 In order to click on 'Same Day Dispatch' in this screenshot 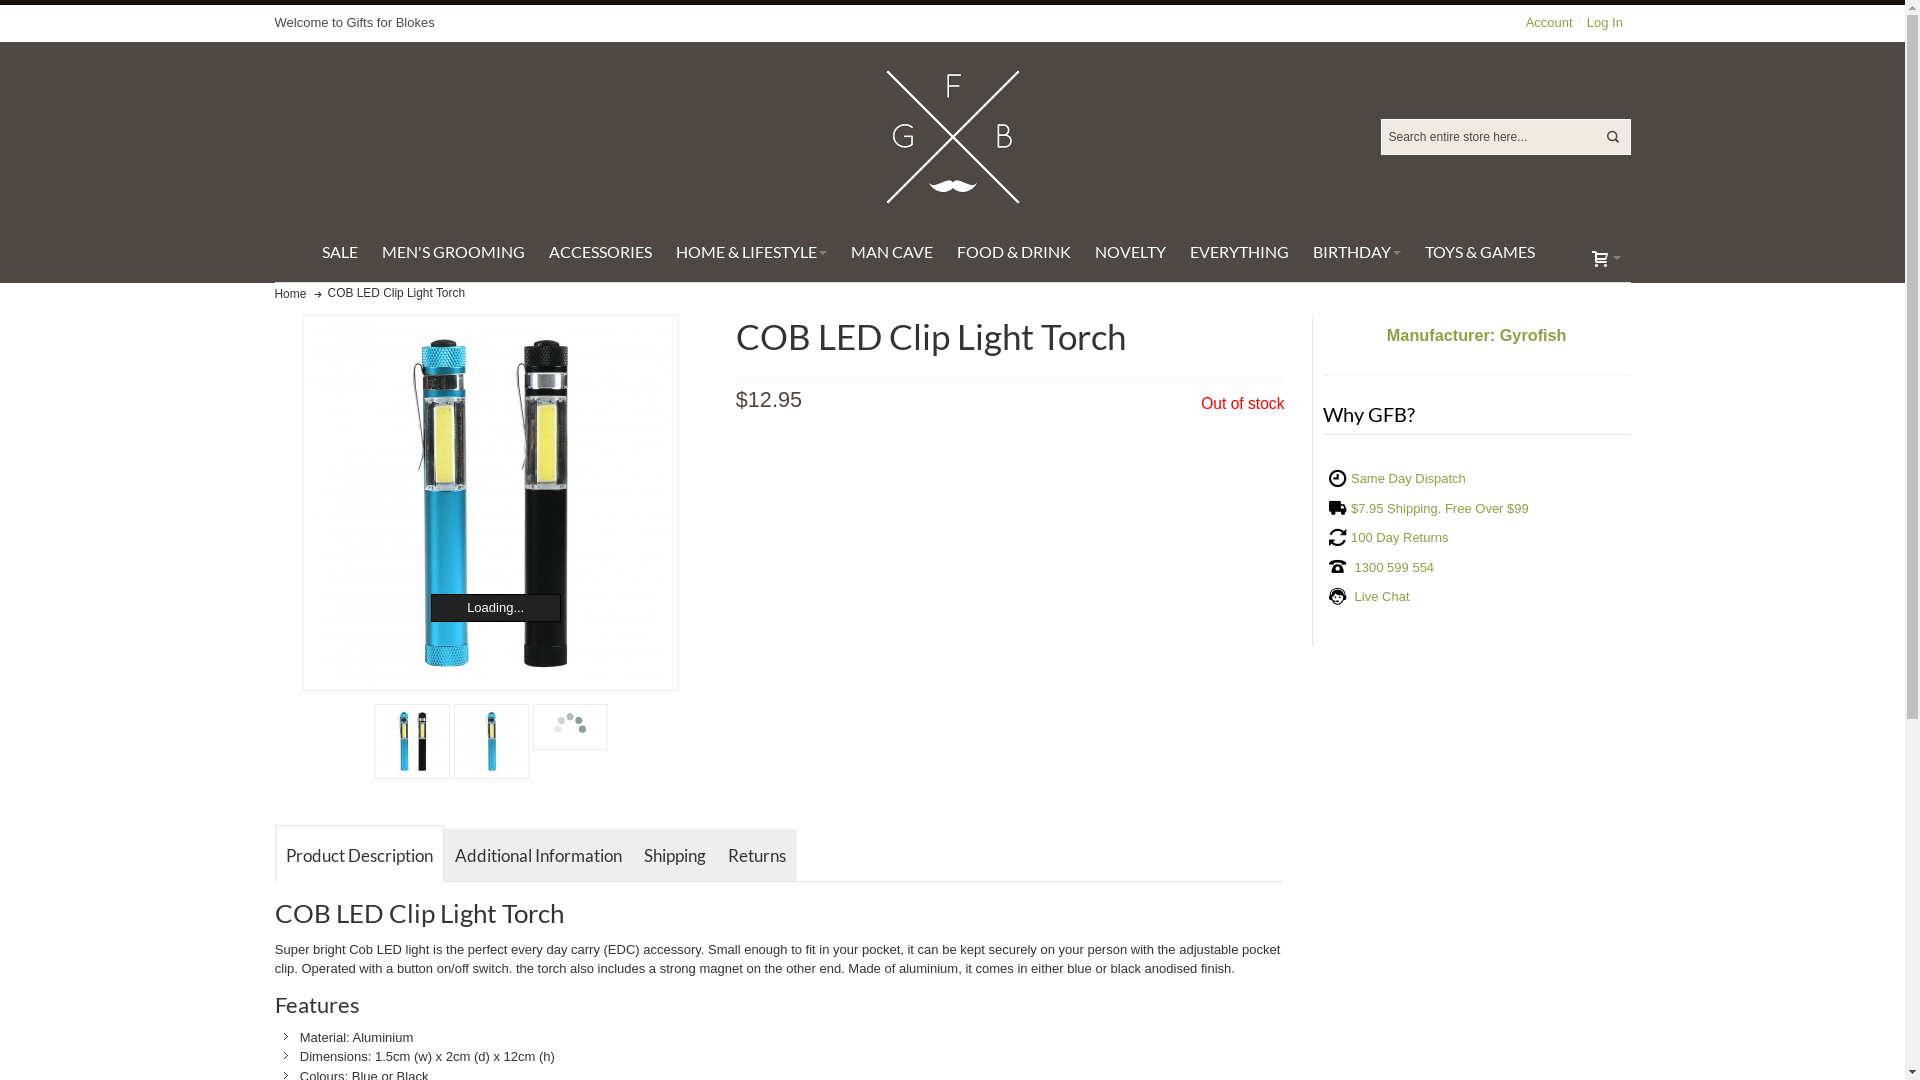, I will do `click(1350, 478)`.